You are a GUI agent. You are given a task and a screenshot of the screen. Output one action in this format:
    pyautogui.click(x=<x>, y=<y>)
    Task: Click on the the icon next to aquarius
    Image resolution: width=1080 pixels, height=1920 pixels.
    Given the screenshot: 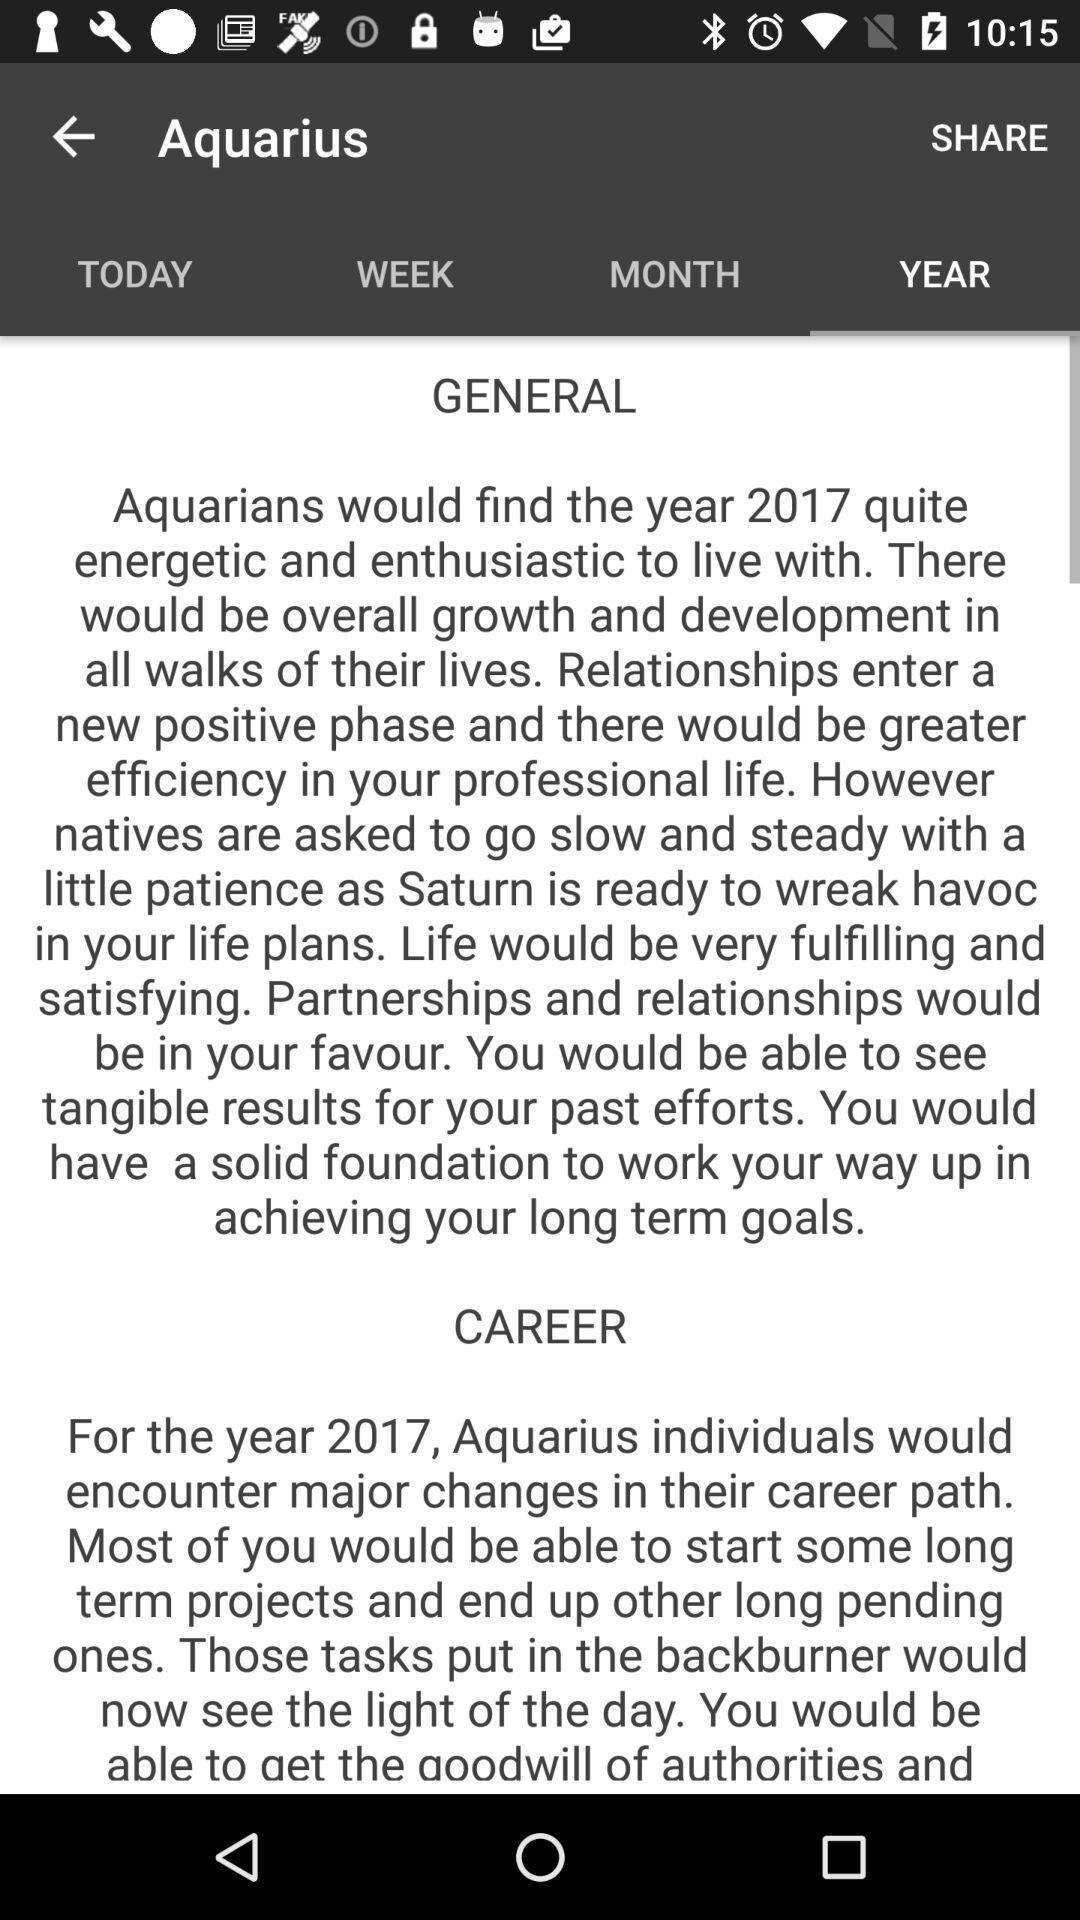 What is the action you would take?
    pyautogui.click(x=72, y=135)
    